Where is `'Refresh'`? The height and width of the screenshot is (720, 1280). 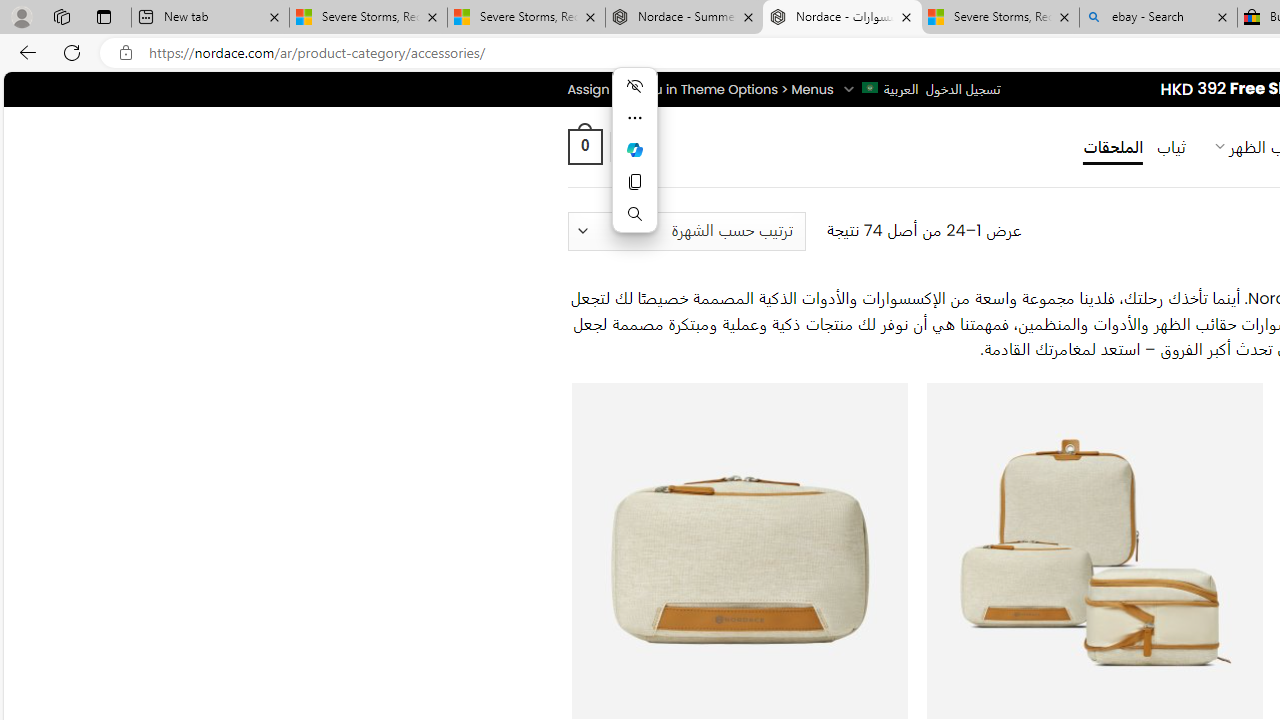
'Refresh' is located at coordinates (72, 51).